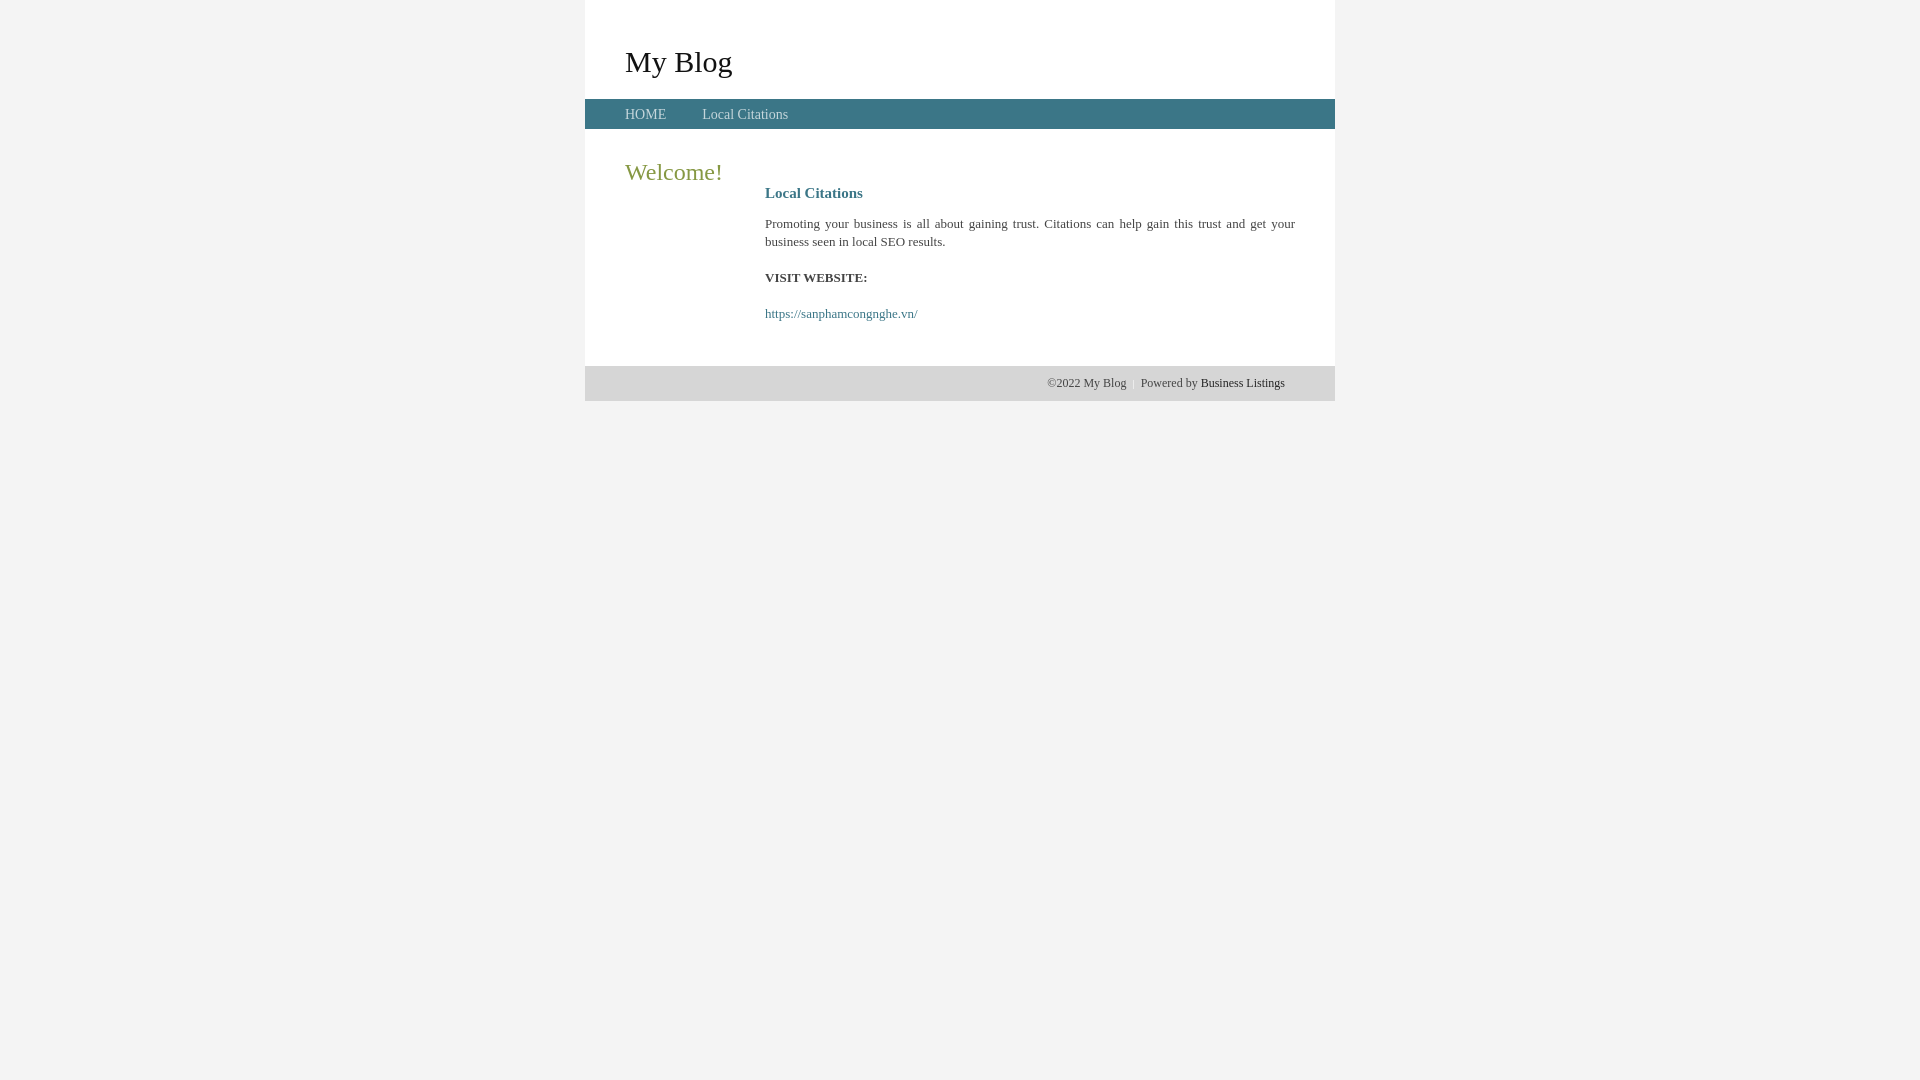 The height and width of the screenshot is (1080, 1920). Describe the element at coordinates (1242, 382) in the screenshot. I see `'Business Listings'` at that location.